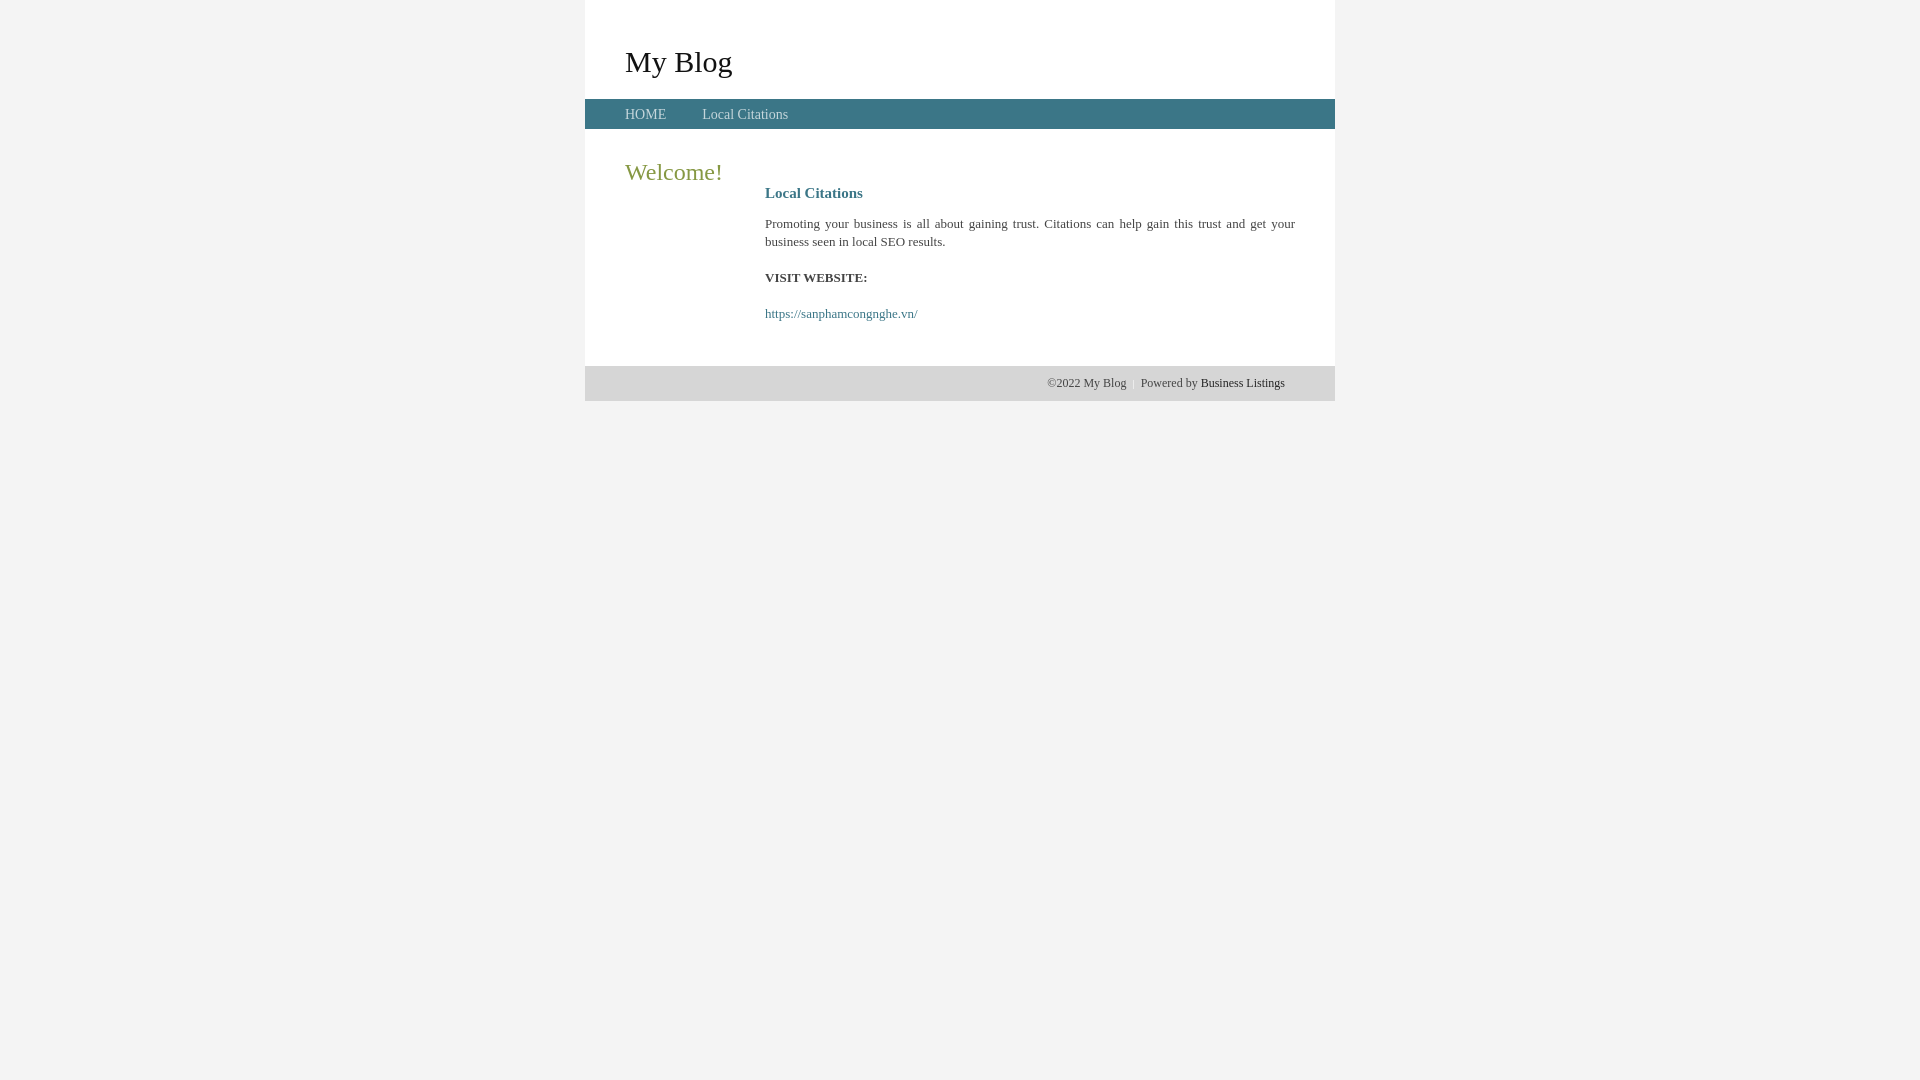 The height and width of the screenshot is (1080, 1920). Describe the element at coordinates (1242, 382) in the screenshot. I see `'Business Listings'` at that location.